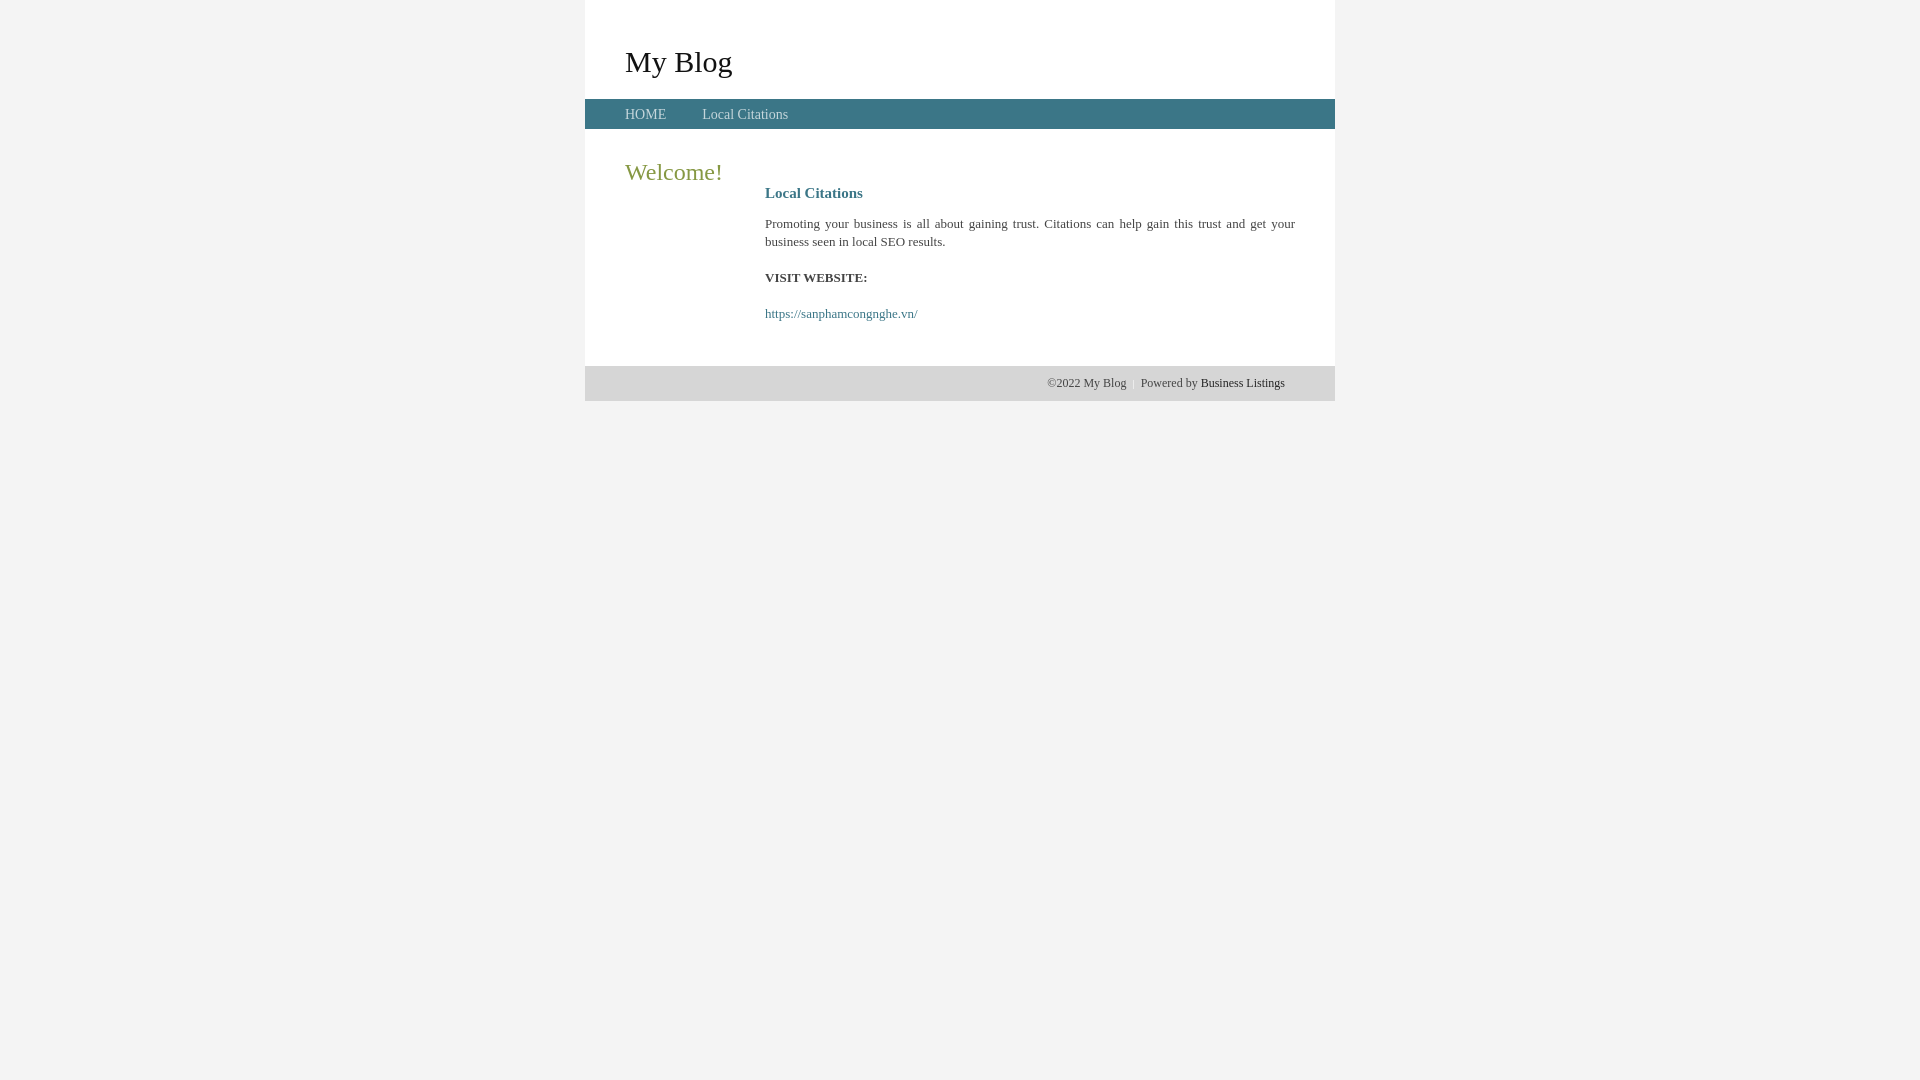 The height and width of the screenshot is (1080, 1920). Describe the element at coordinates (1242, 382) in the screenshot. I see `'Business Listings'` at that location.